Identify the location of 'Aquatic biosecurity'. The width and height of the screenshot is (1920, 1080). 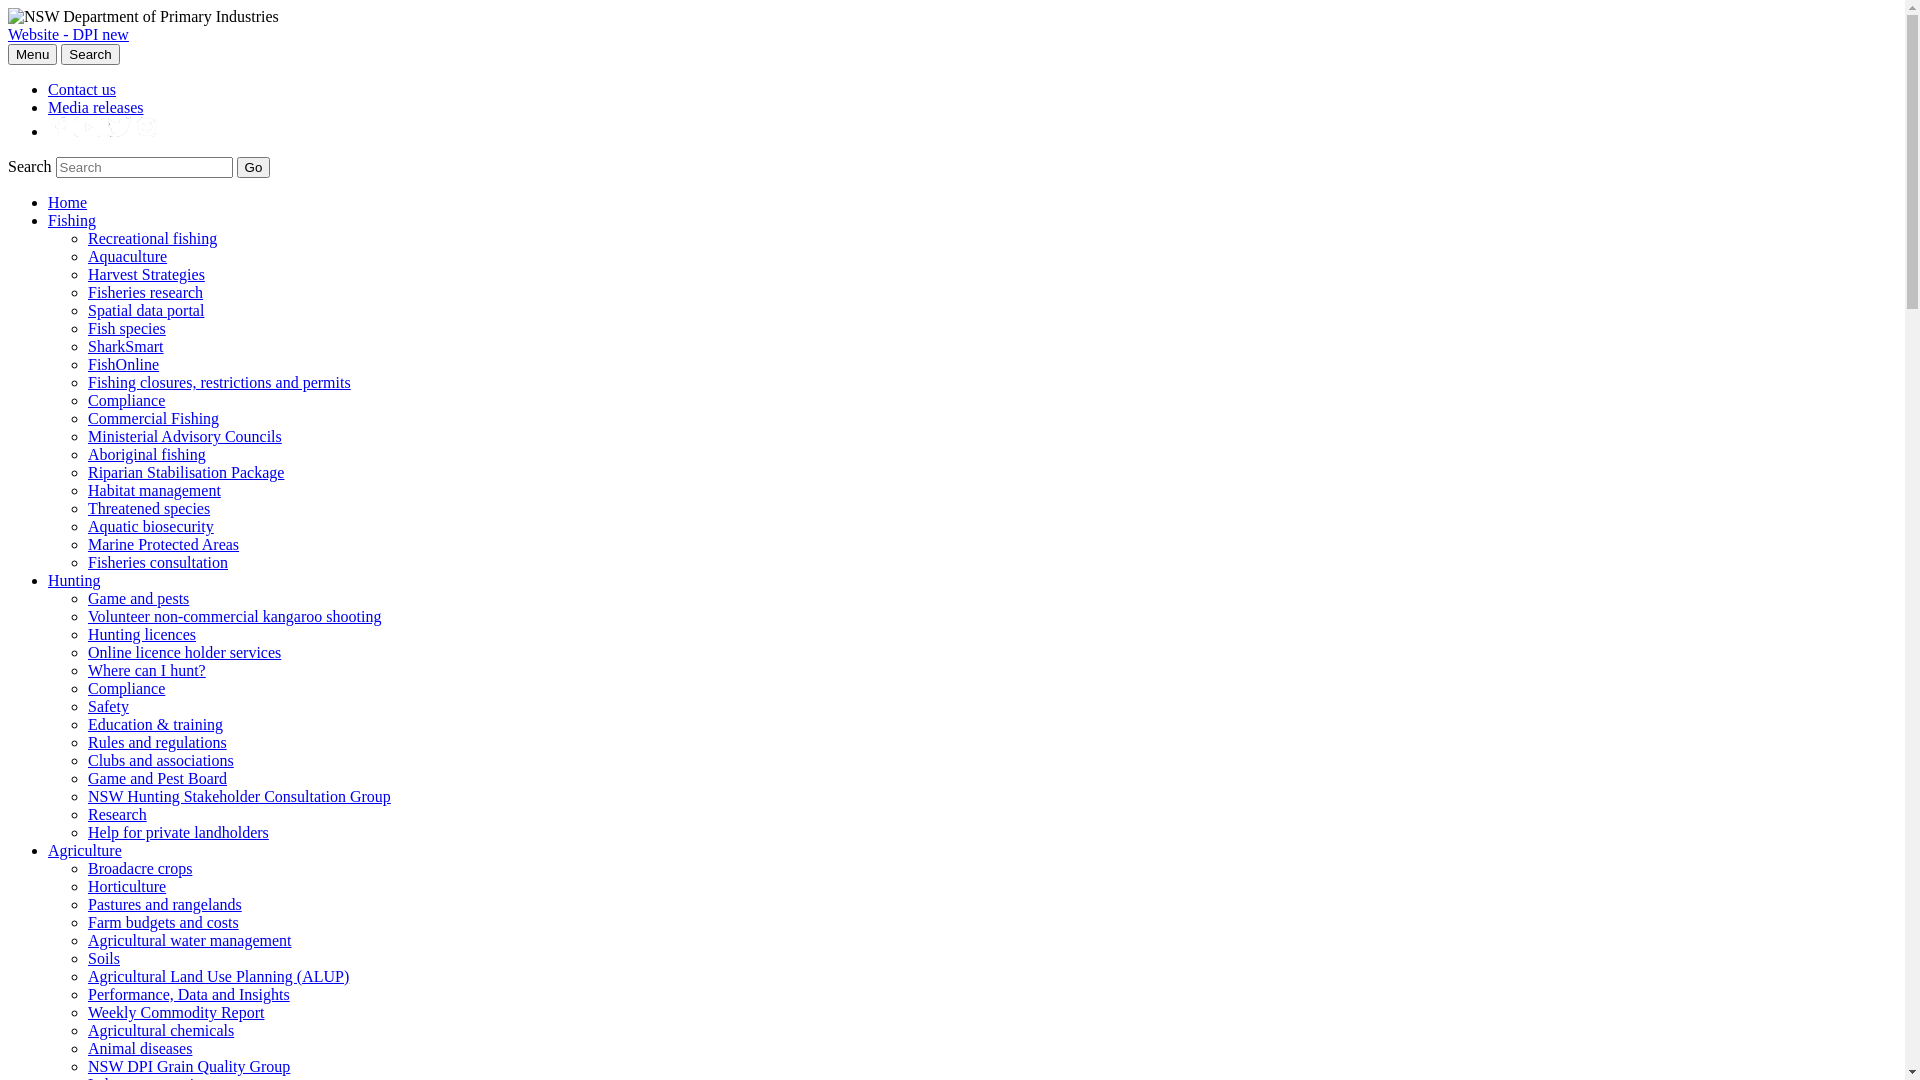
(149, 525).